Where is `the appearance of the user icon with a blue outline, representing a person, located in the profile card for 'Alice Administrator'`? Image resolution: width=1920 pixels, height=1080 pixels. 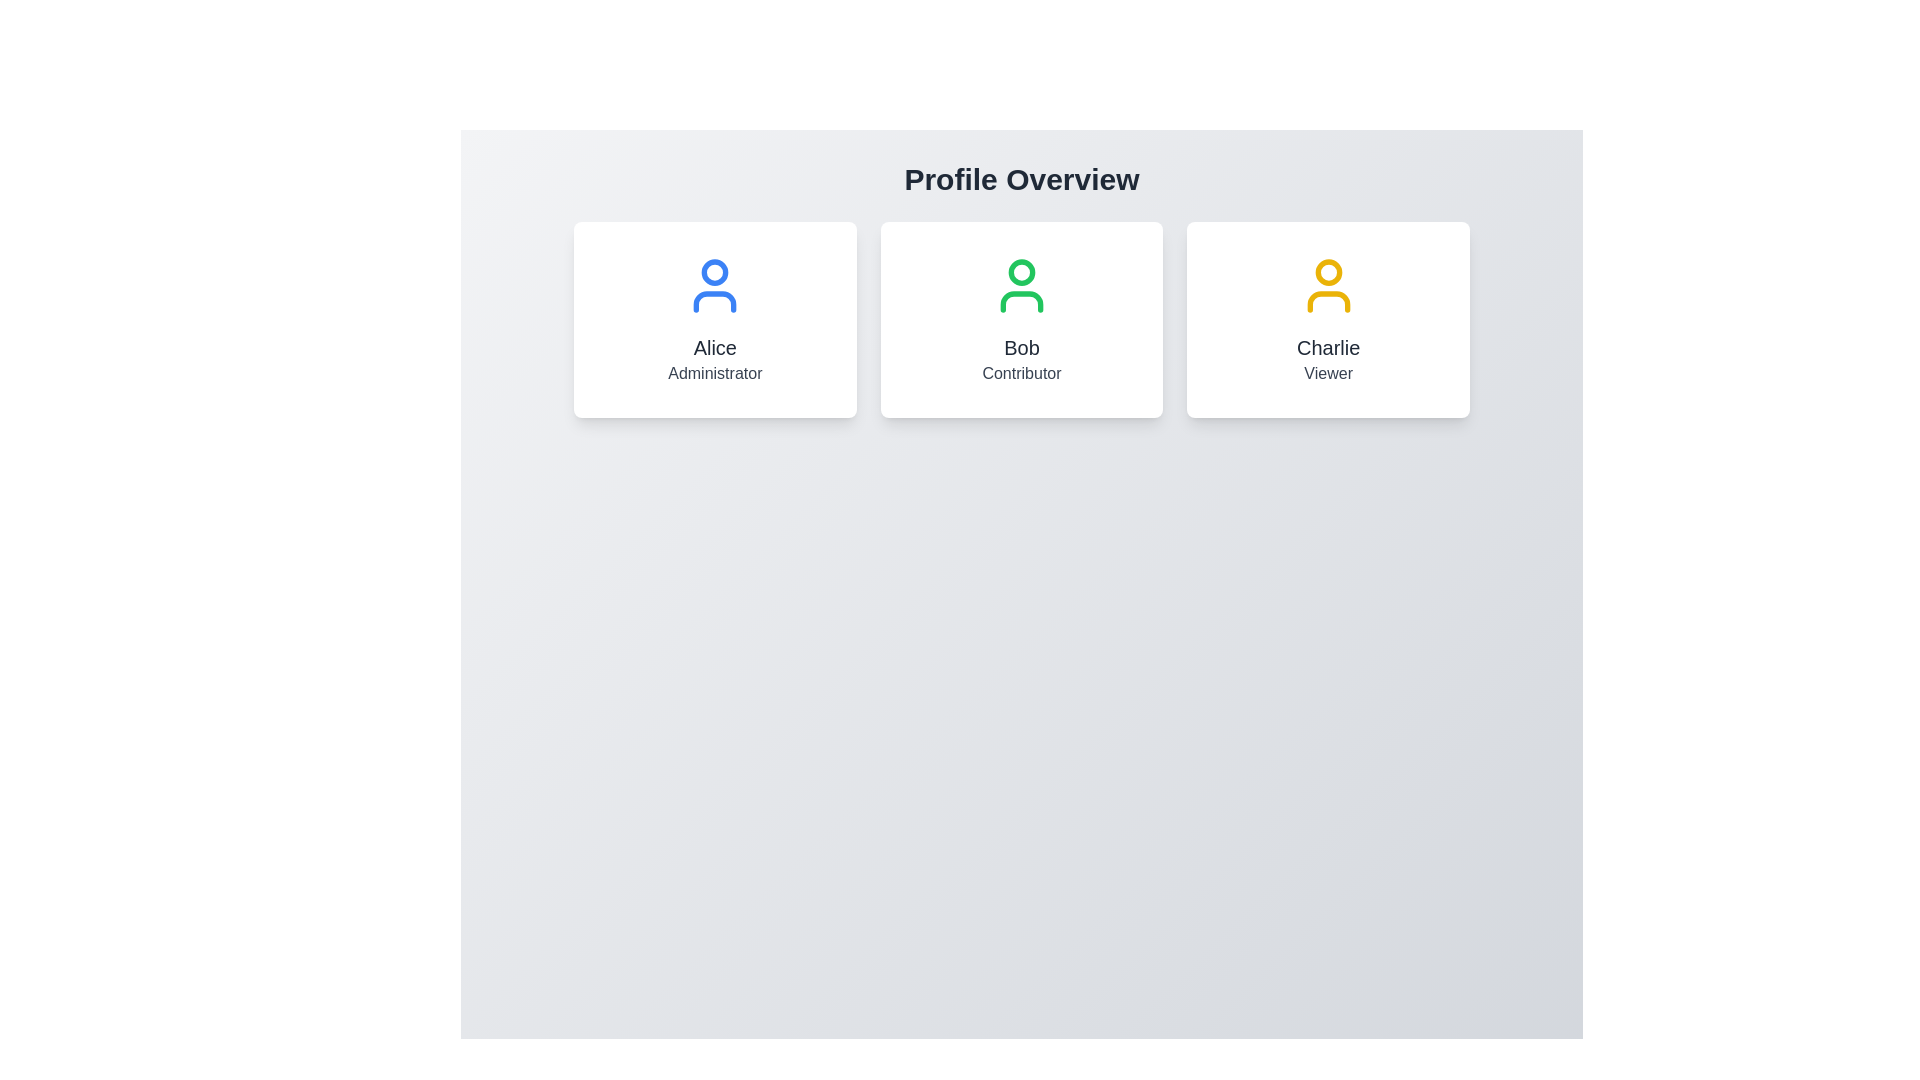
the appearance of the user icon with a blue outline, representing a person, located in the profile card for 'Alice Administrator' is located at coordinates (715, 285).